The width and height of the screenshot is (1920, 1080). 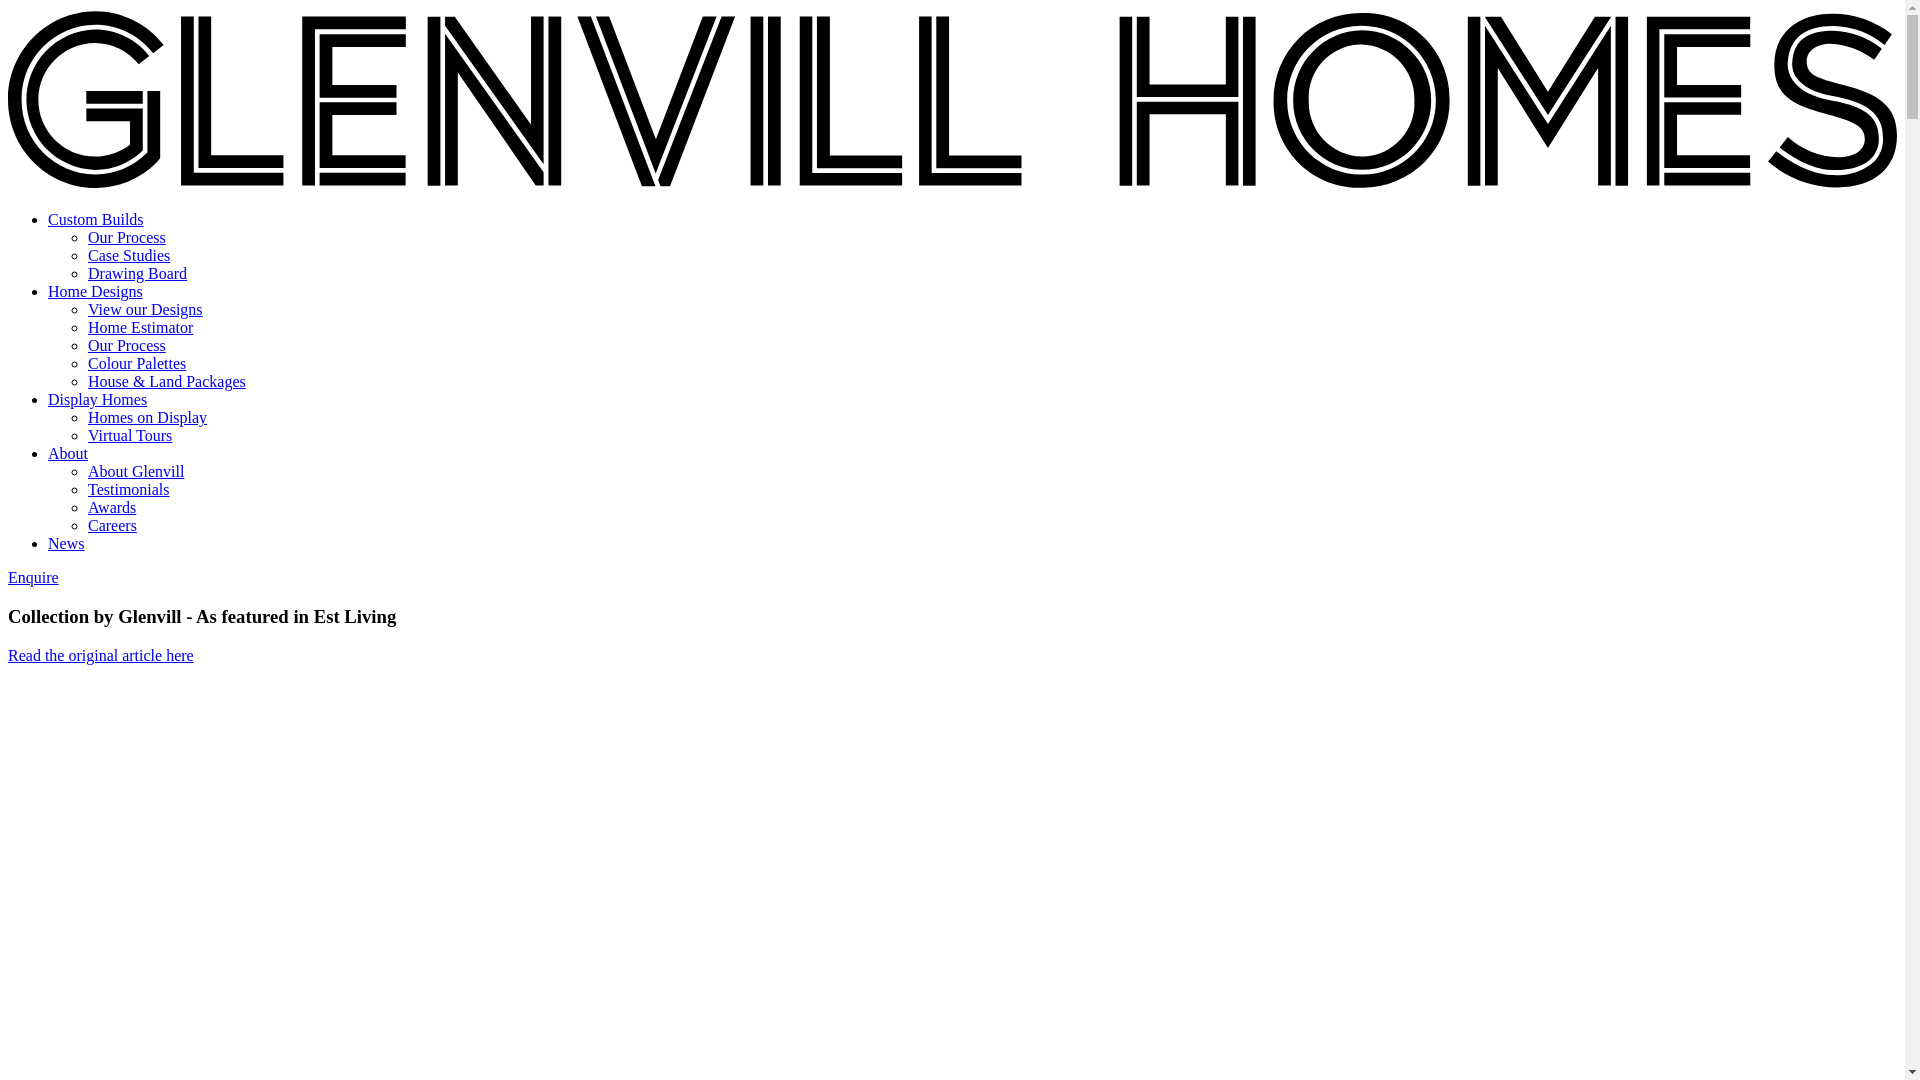 What do you see at coordinates (86, 381) in the screenshot?
I see `'House & Land Packages'` at bounding box center [86, 381].